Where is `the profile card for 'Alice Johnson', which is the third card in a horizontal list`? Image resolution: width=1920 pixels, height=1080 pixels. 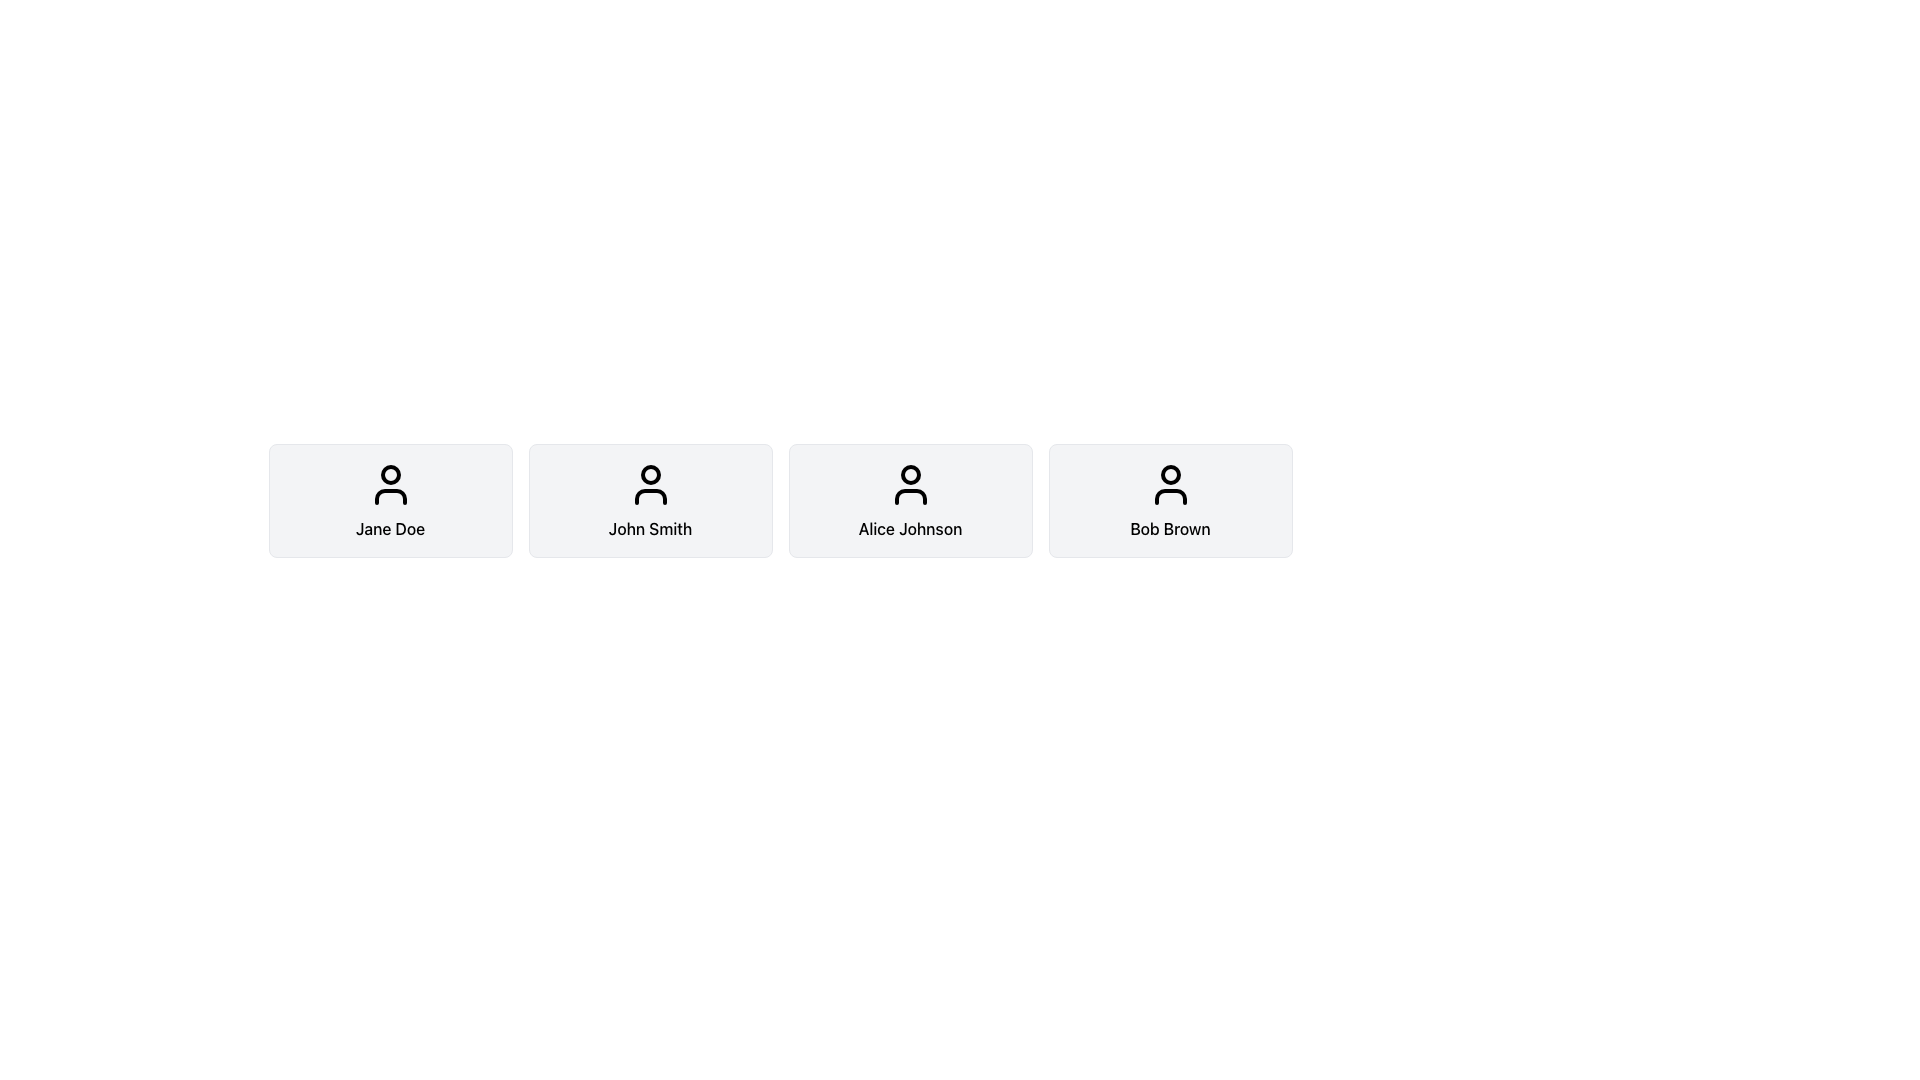 the profile card for 'Alice Johnson', which is the third card in a horizontal list is located at coordinates (909, 500).